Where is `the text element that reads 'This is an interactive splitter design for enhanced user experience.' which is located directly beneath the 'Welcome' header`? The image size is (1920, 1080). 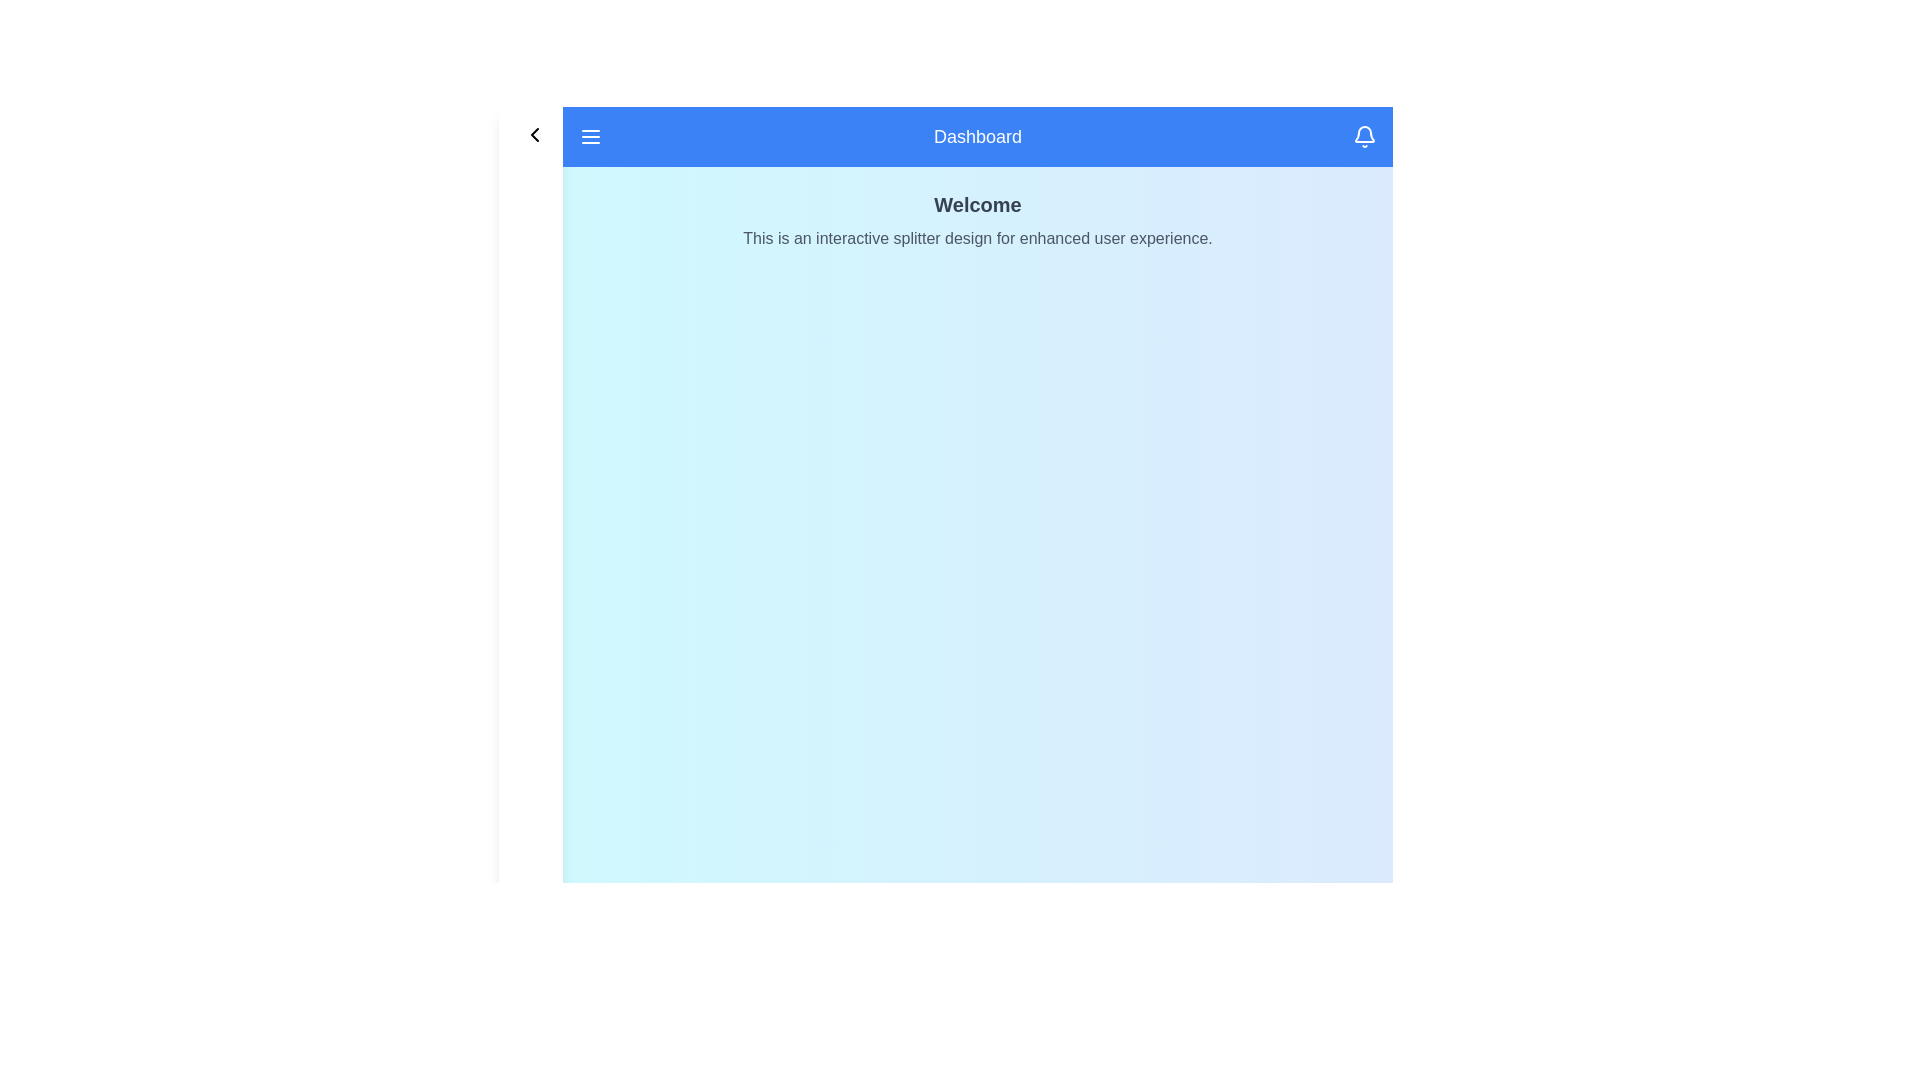
the text element that reads 'This is an interactive splitter design for enhanced user experience.' which is located directly beneath the 'Welcome' header is located at coordinates (978, 238).